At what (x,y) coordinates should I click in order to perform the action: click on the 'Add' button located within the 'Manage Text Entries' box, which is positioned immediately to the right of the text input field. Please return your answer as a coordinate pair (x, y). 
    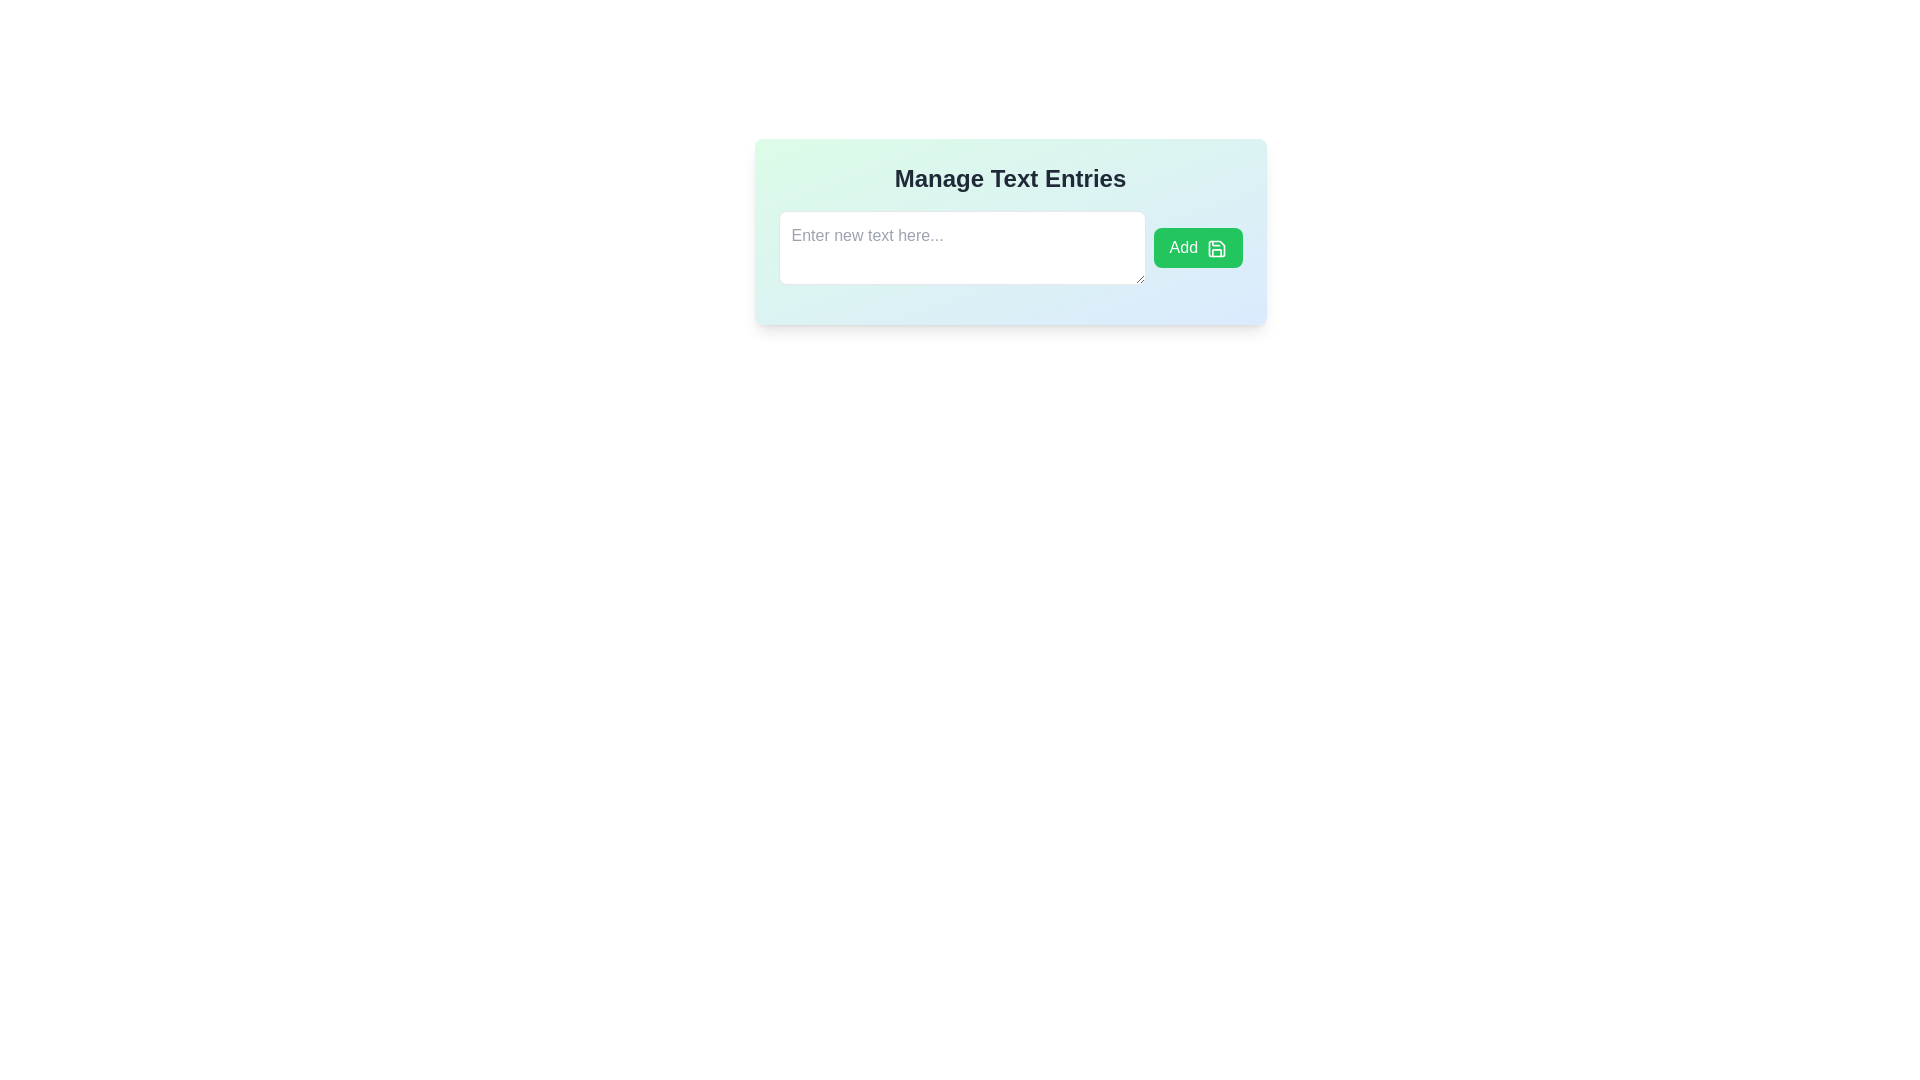
    Looking at the image, I should click on (1198, 246).